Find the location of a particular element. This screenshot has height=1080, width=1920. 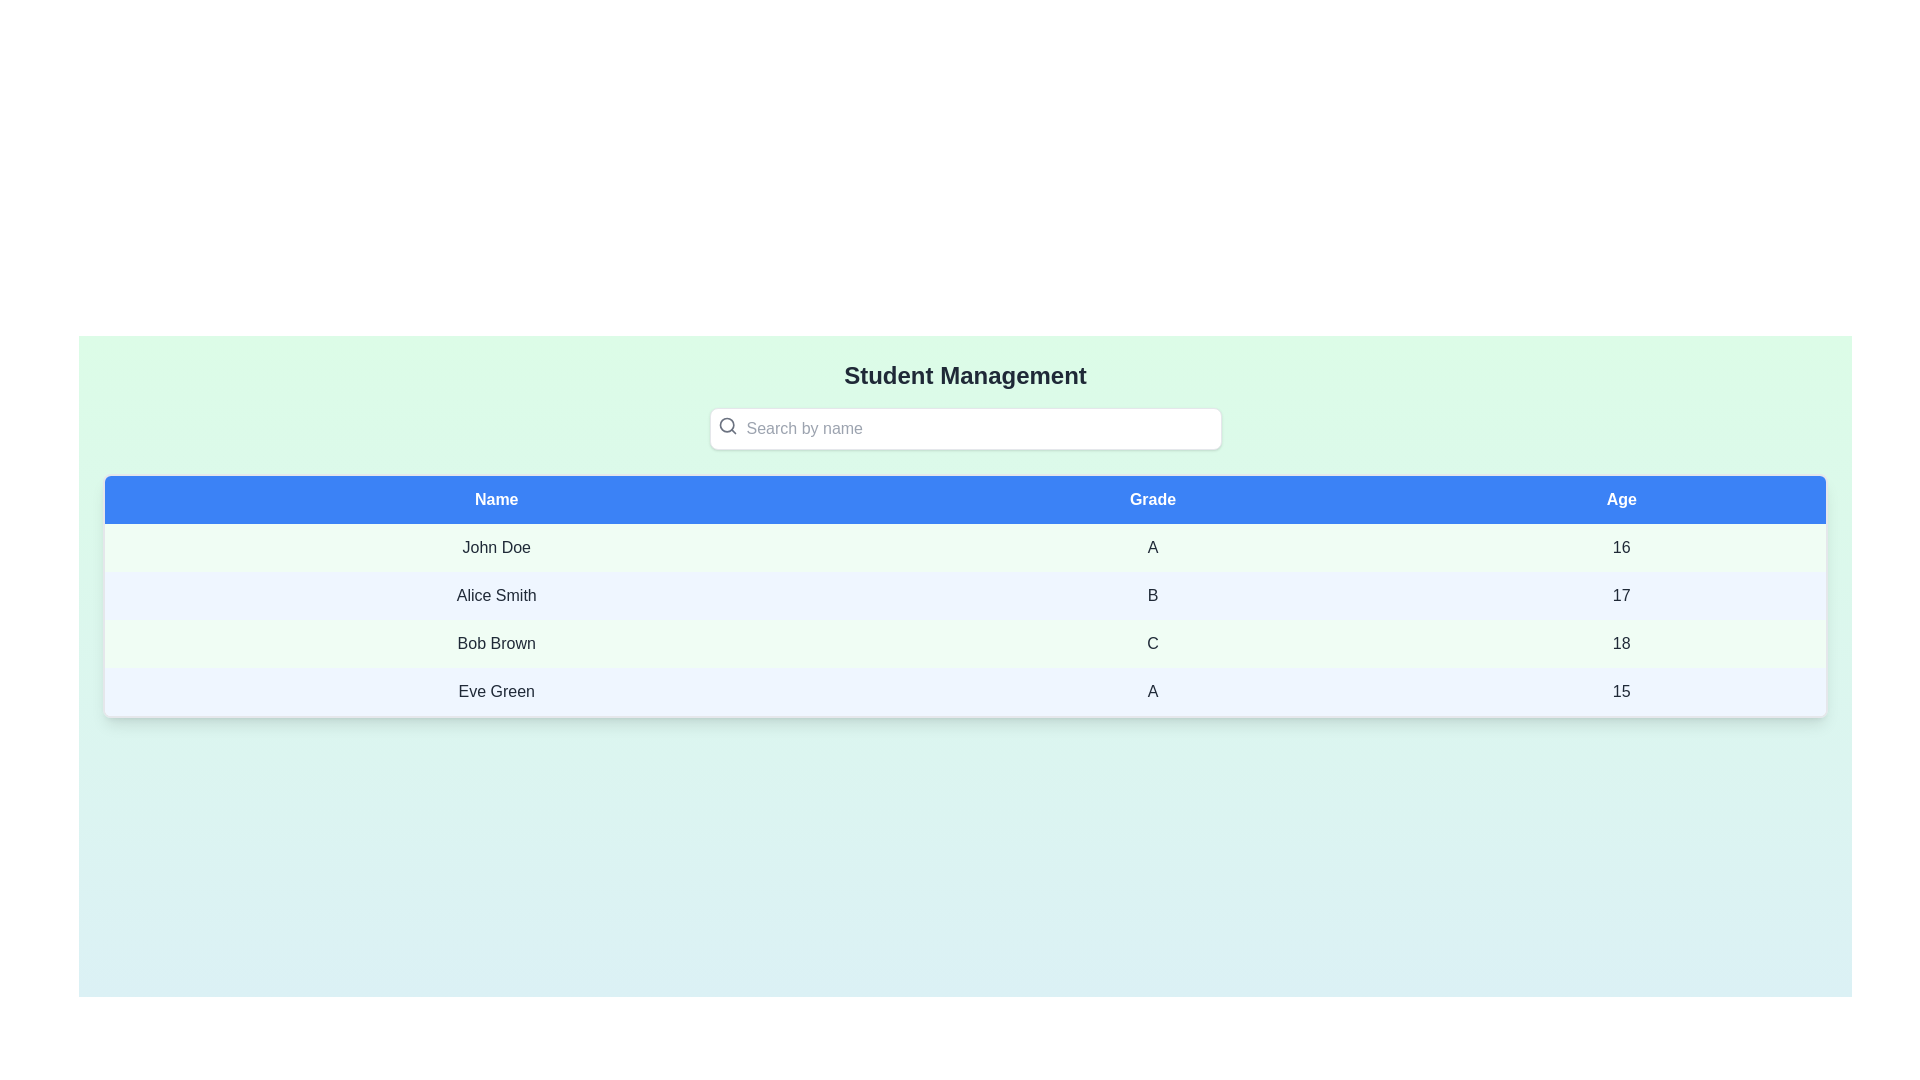

the text label displaying the number '17' in bold black font, located in the 'Age' column for 'Alice Smith' in the table is located at coordinates (1621, 595).